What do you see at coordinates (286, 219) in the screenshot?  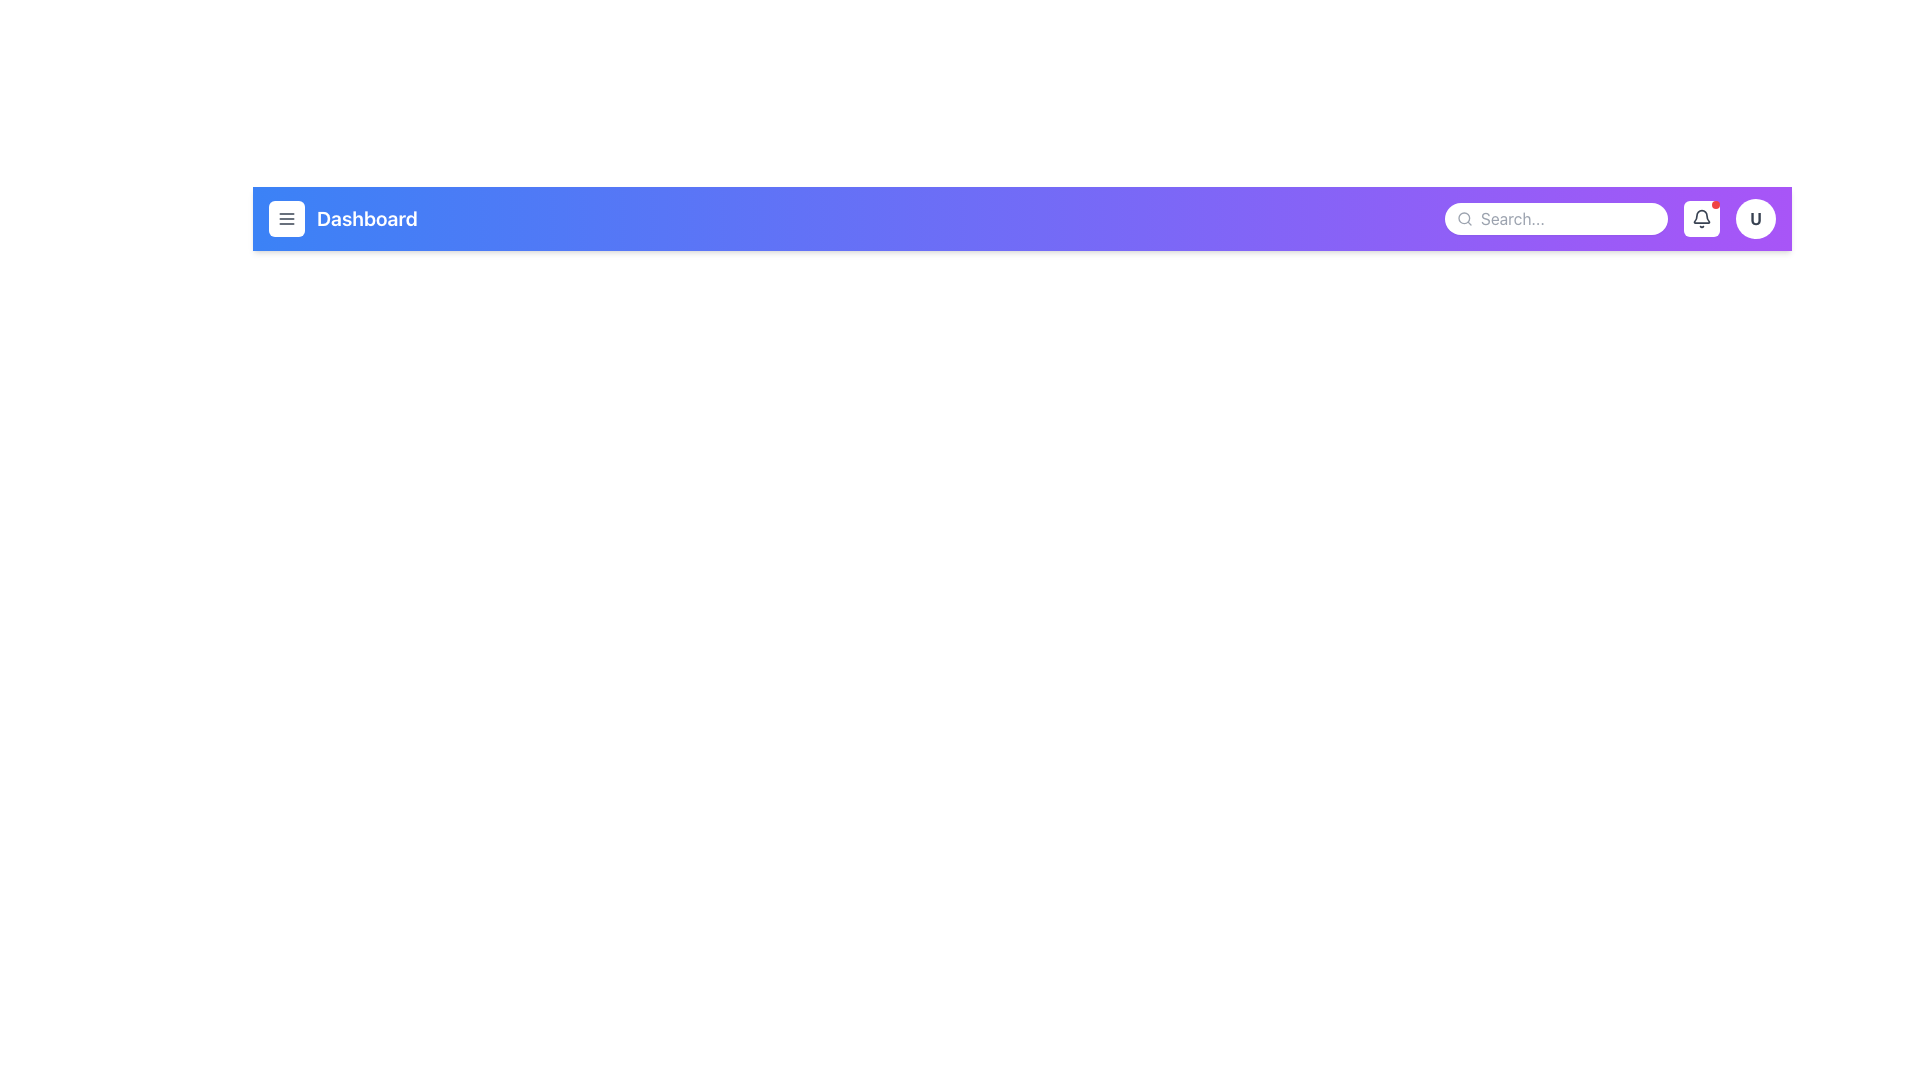 I see `the Hamburger Menu icon located to the left of the 'Dashboard' text at the top bar` at bounding box center [286, 219].